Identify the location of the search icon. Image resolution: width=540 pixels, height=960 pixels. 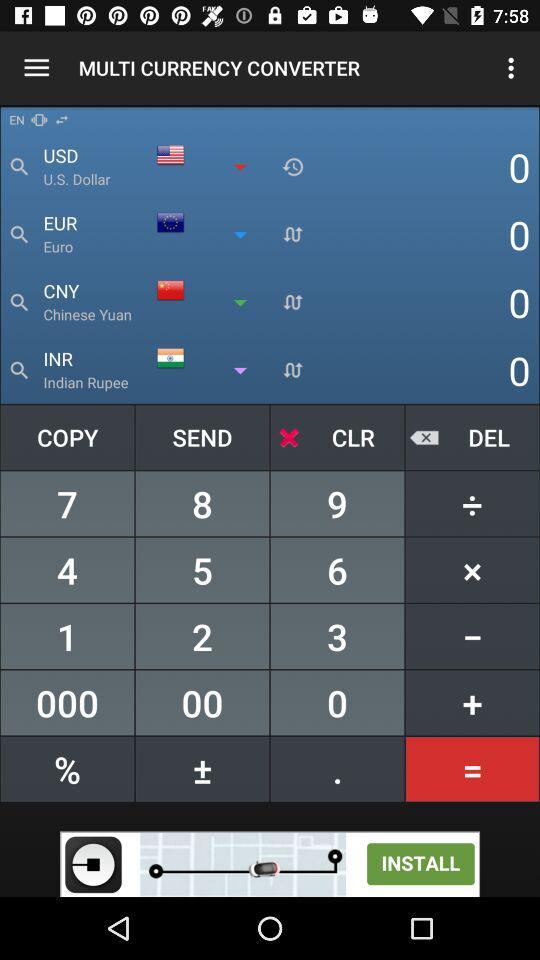
(18, 369).